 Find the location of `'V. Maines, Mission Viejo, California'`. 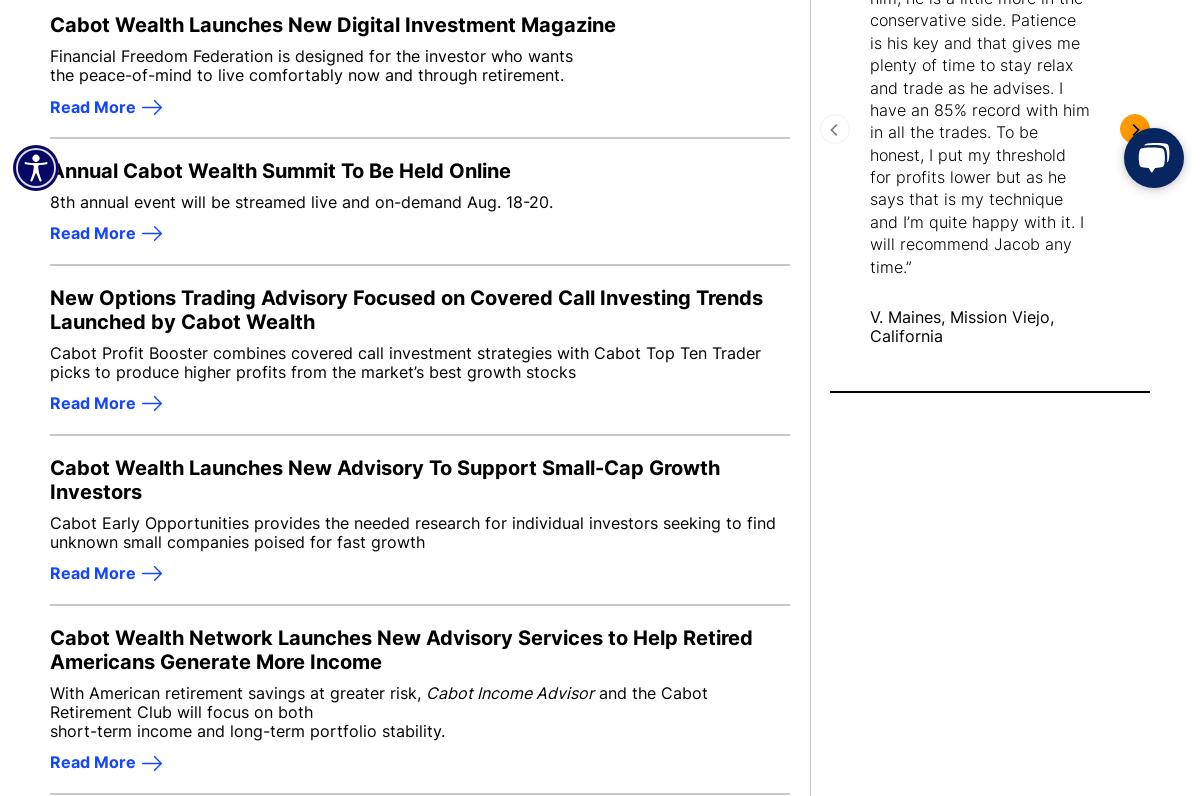

'V. Maines, Mission Viejo, California' is located at coordinates (962, 326).